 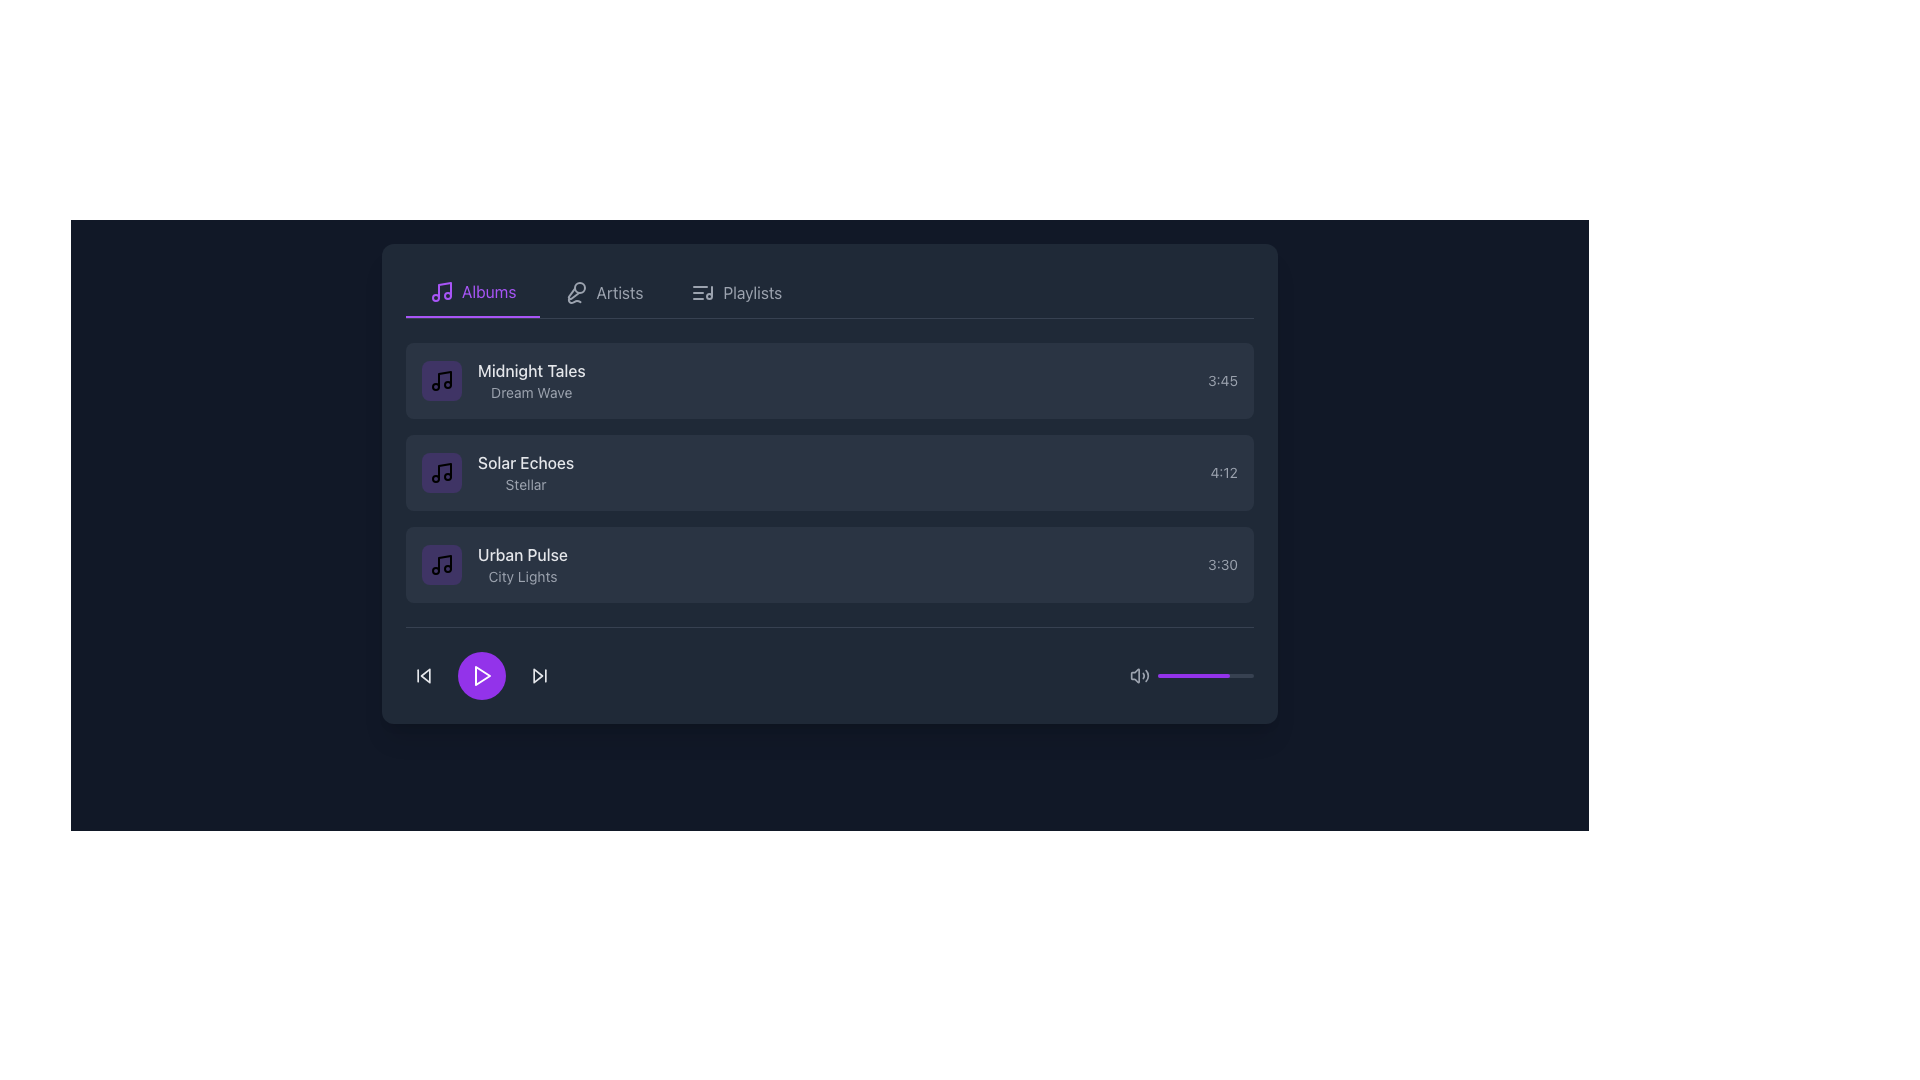 What do you see at coordinates (498, 473) in the screenshot?
I see `the second list item titled 'Solar Echoes' which has a larger light gray title and a smaller darker gray subtitle` at bounding box center [498, 473].